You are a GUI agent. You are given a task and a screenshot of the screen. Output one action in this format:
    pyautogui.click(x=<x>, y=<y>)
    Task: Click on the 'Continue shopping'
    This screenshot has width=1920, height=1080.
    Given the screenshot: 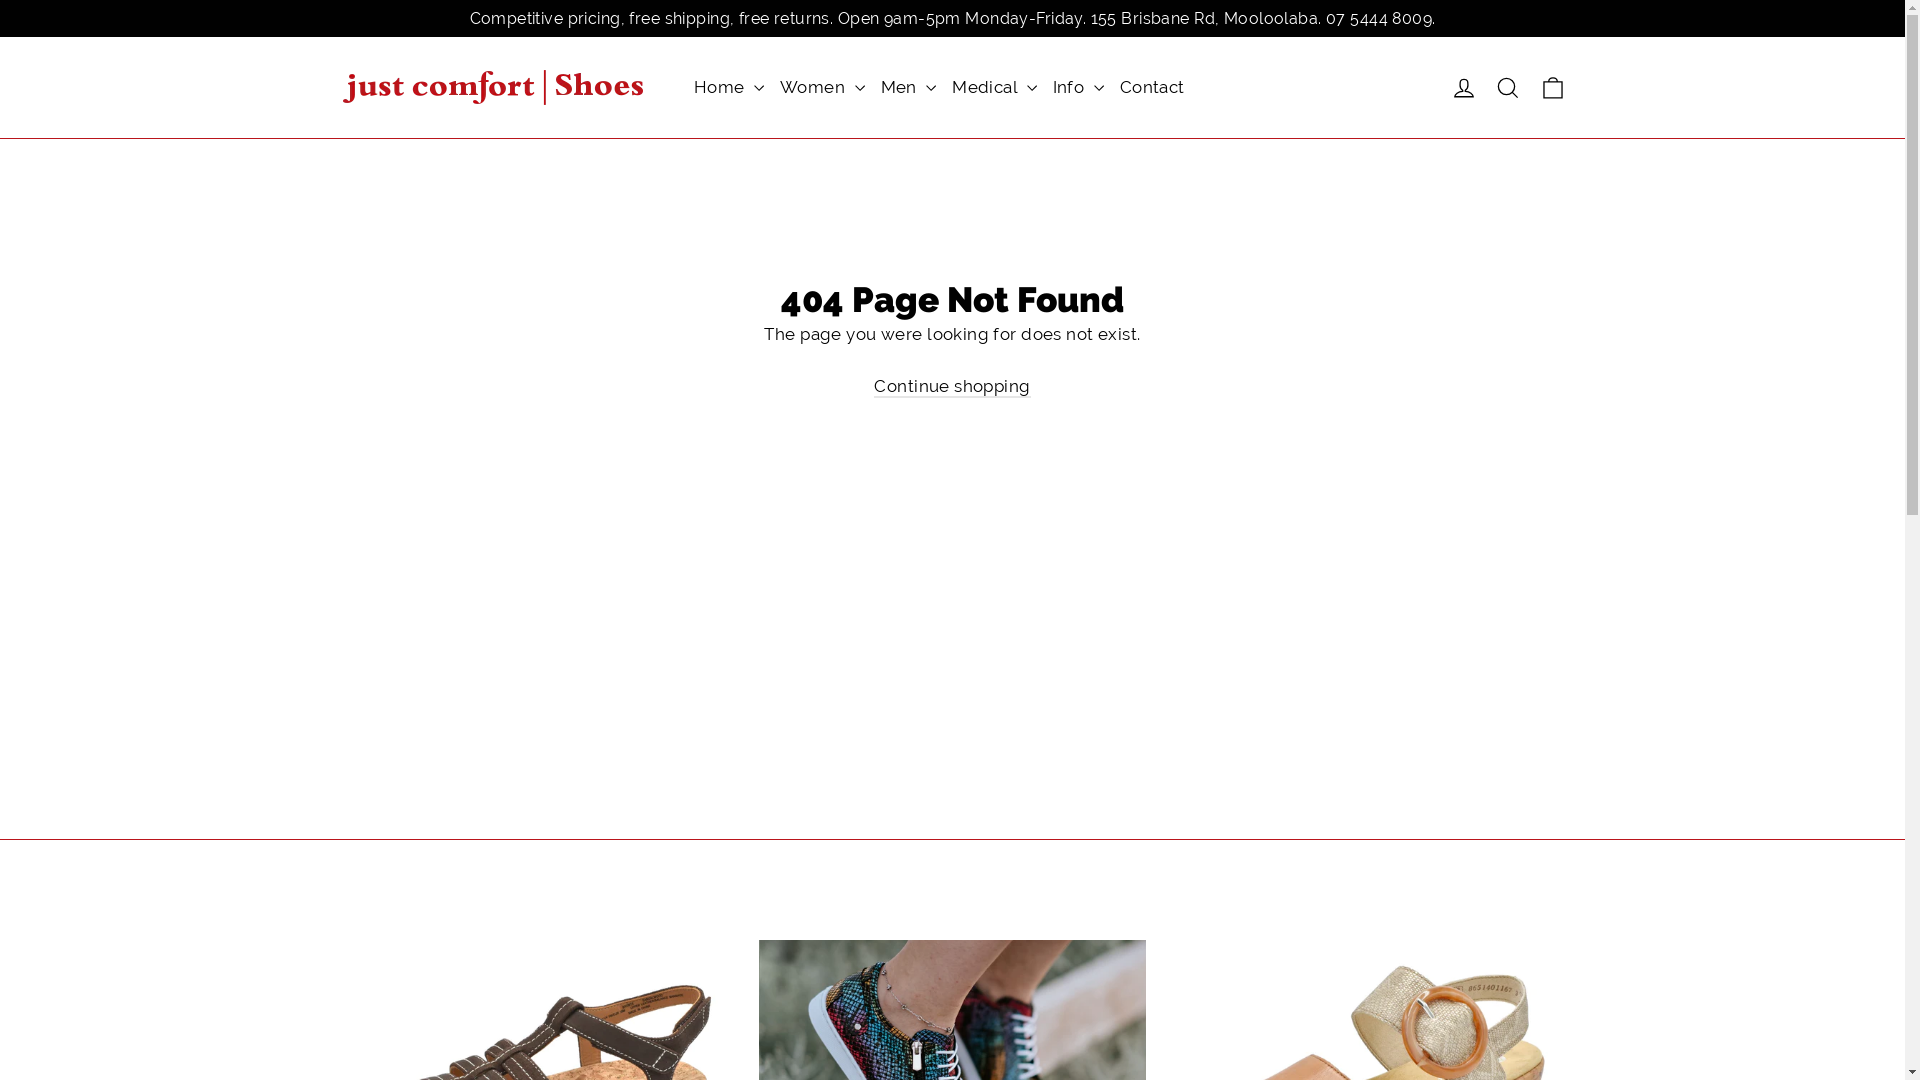 What is the action you would take?
    pyautogui.click(x=950, y=386)
    